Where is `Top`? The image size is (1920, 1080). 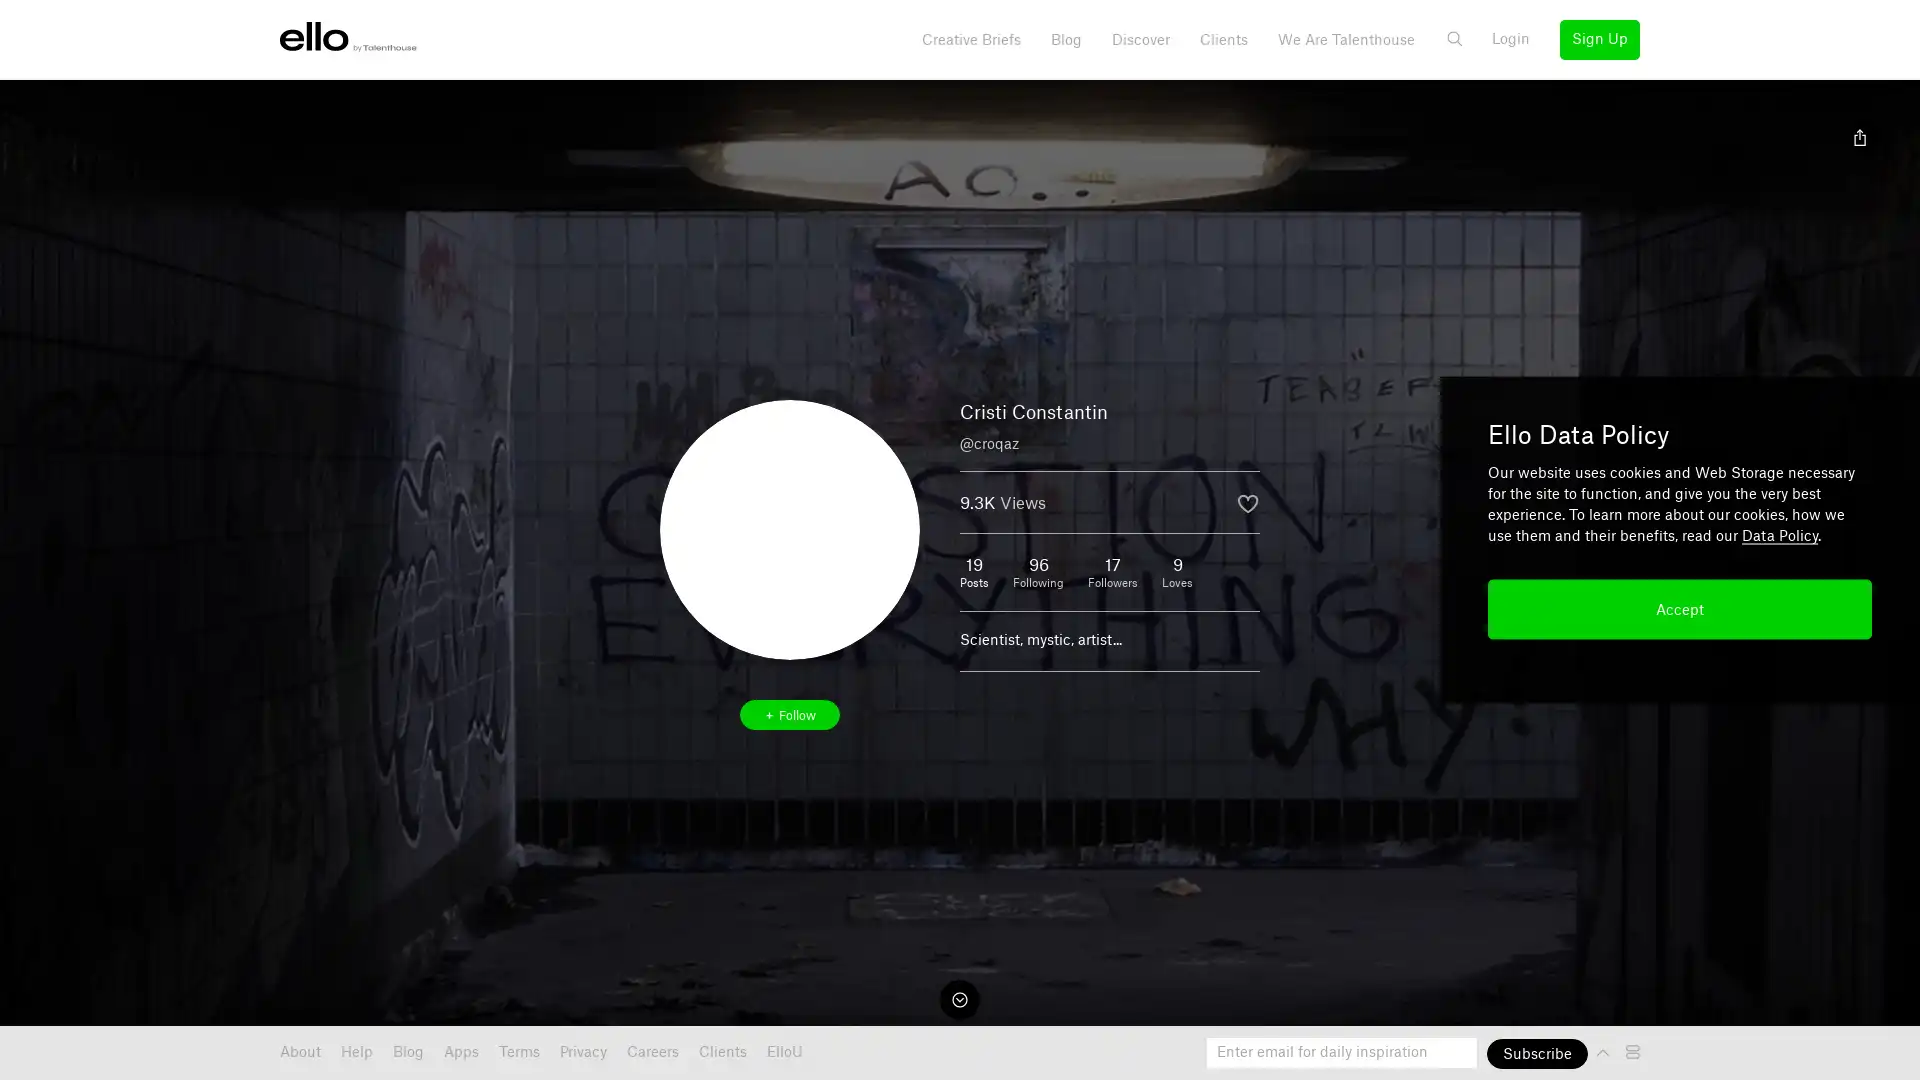
Top is located at coordinates (1605, 1051).